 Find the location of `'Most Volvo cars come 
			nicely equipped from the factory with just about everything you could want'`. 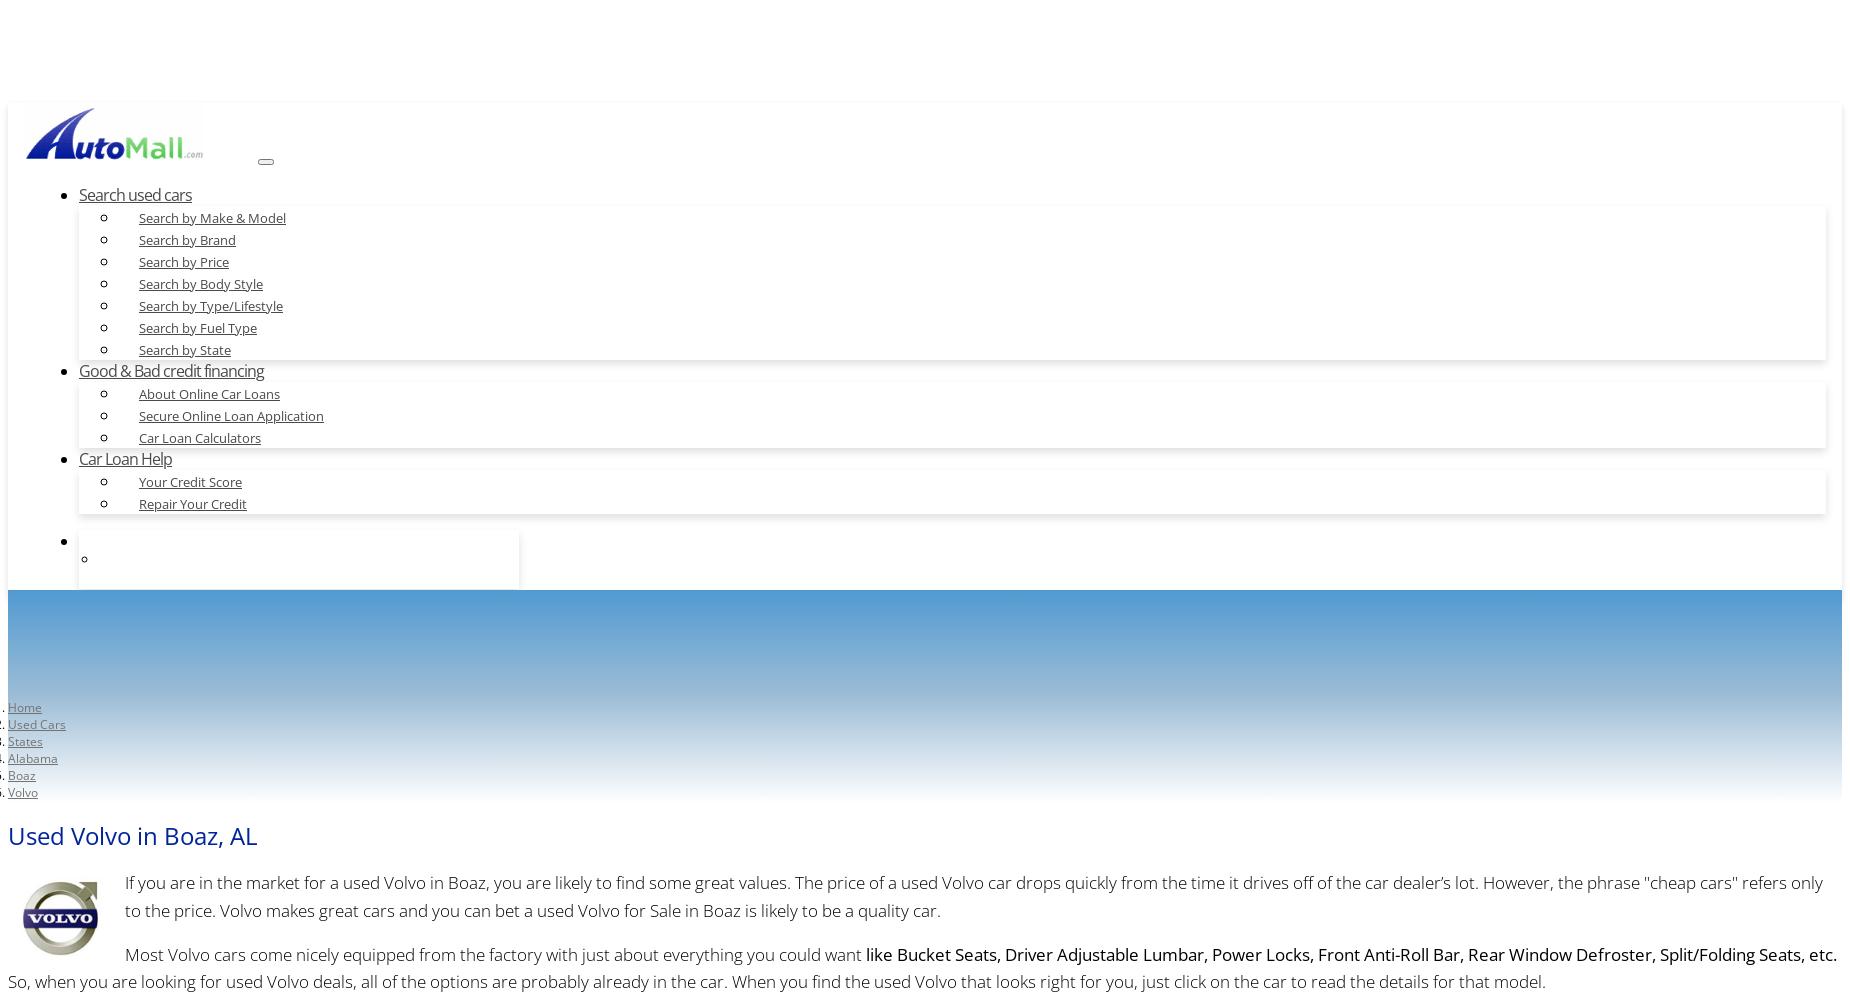

'Most Volvo cars come 
			nicely equipped from the factory with just about everything you could want' is located at coordinates (493, 953).